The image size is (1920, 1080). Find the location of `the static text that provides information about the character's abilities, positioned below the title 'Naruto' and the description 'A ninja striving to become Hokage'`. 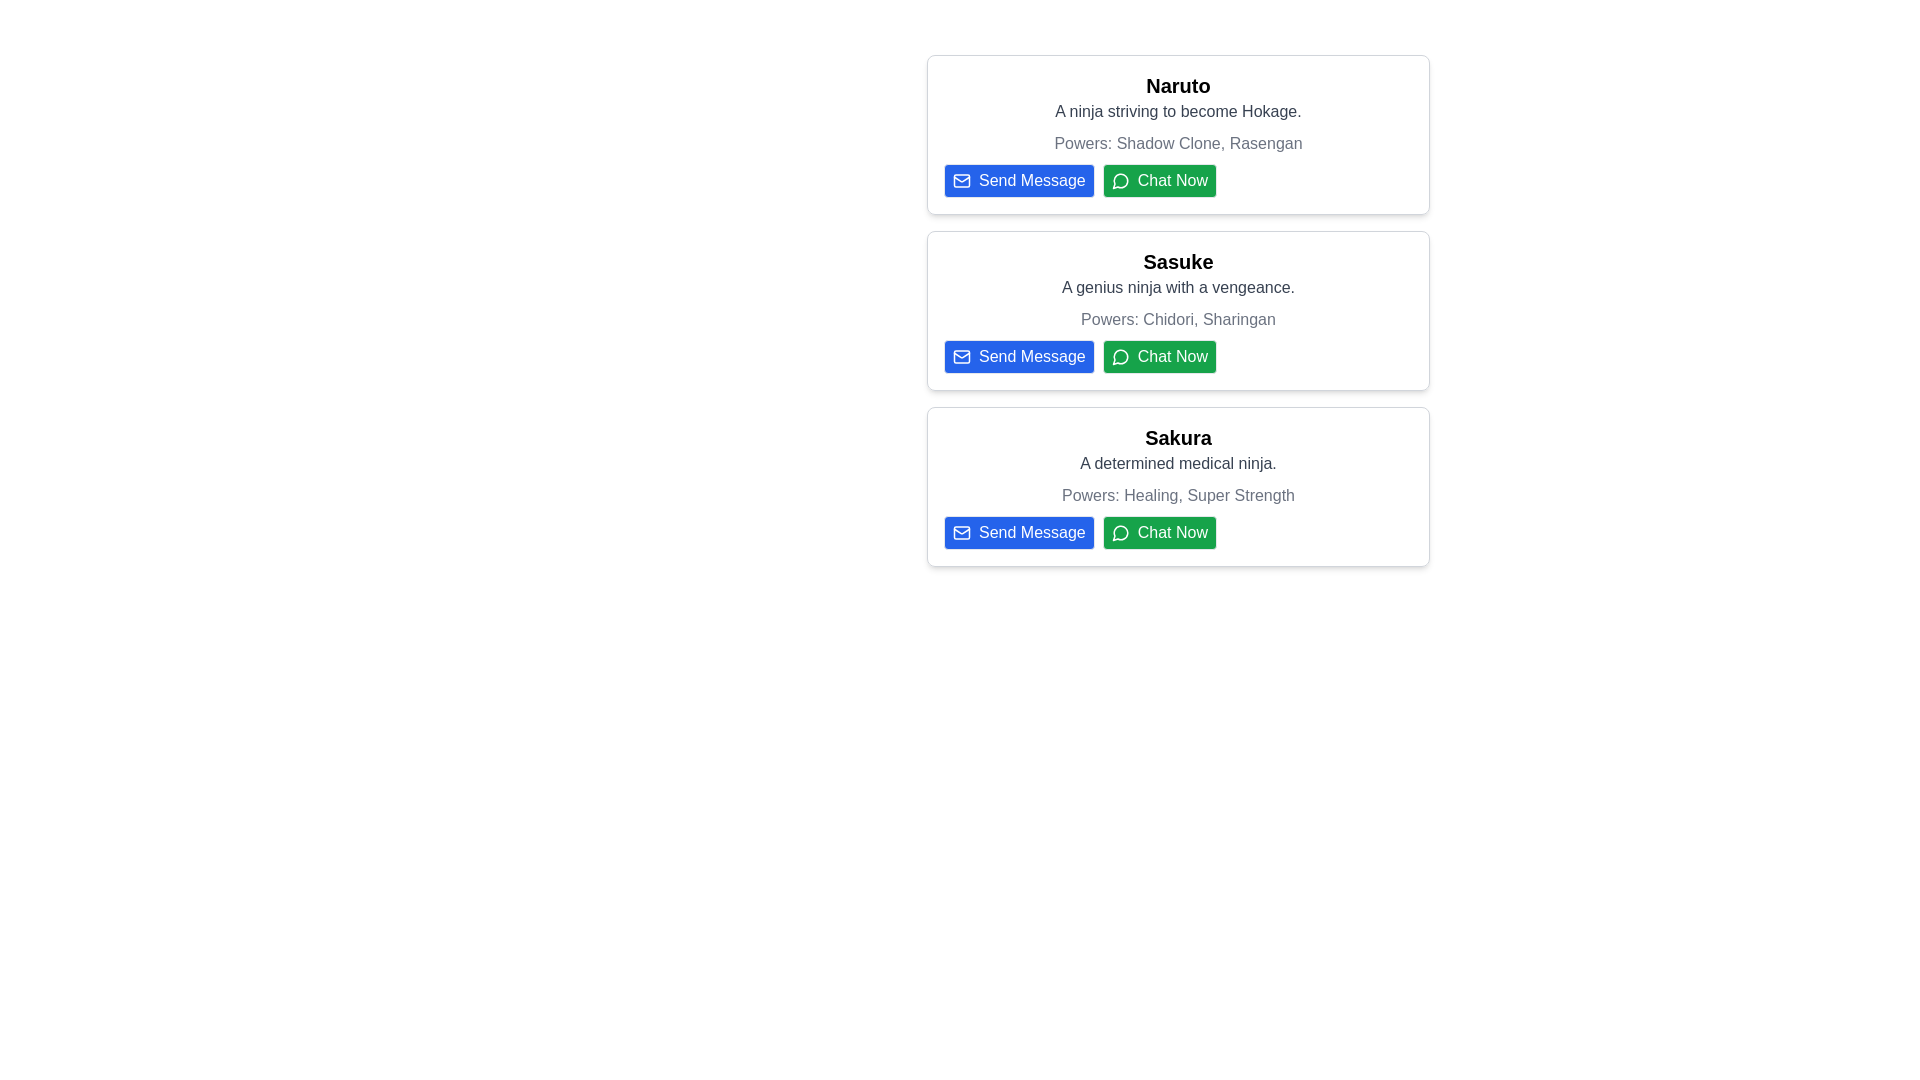

the static text that provides information about the character's abilities, positioned below the title 'Naruto' and the description 'A ninja striving to become Hokage' is located at coordinates (1178, 142).